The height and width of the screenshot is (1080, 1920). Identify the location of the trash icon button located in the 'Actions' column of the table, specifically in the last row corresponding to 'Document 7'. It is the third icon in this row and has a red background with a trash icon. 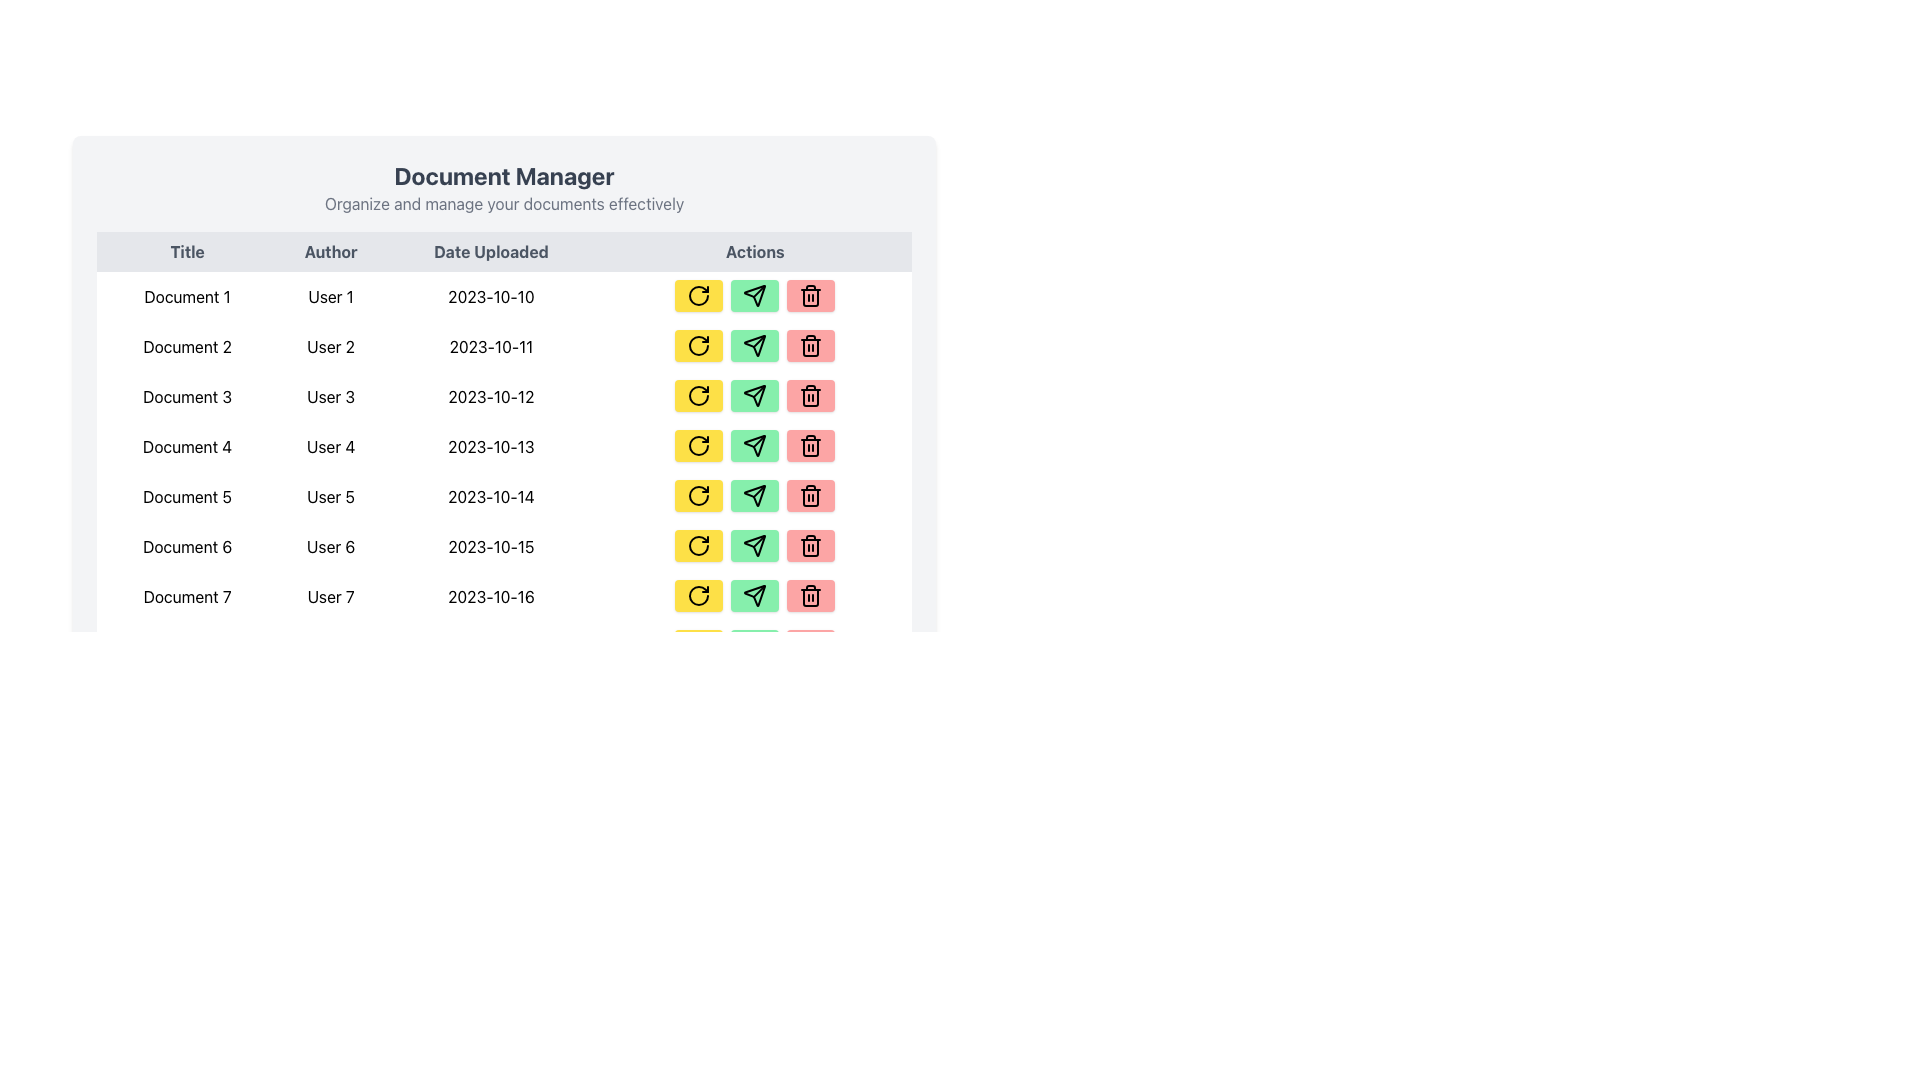
(811, 595).